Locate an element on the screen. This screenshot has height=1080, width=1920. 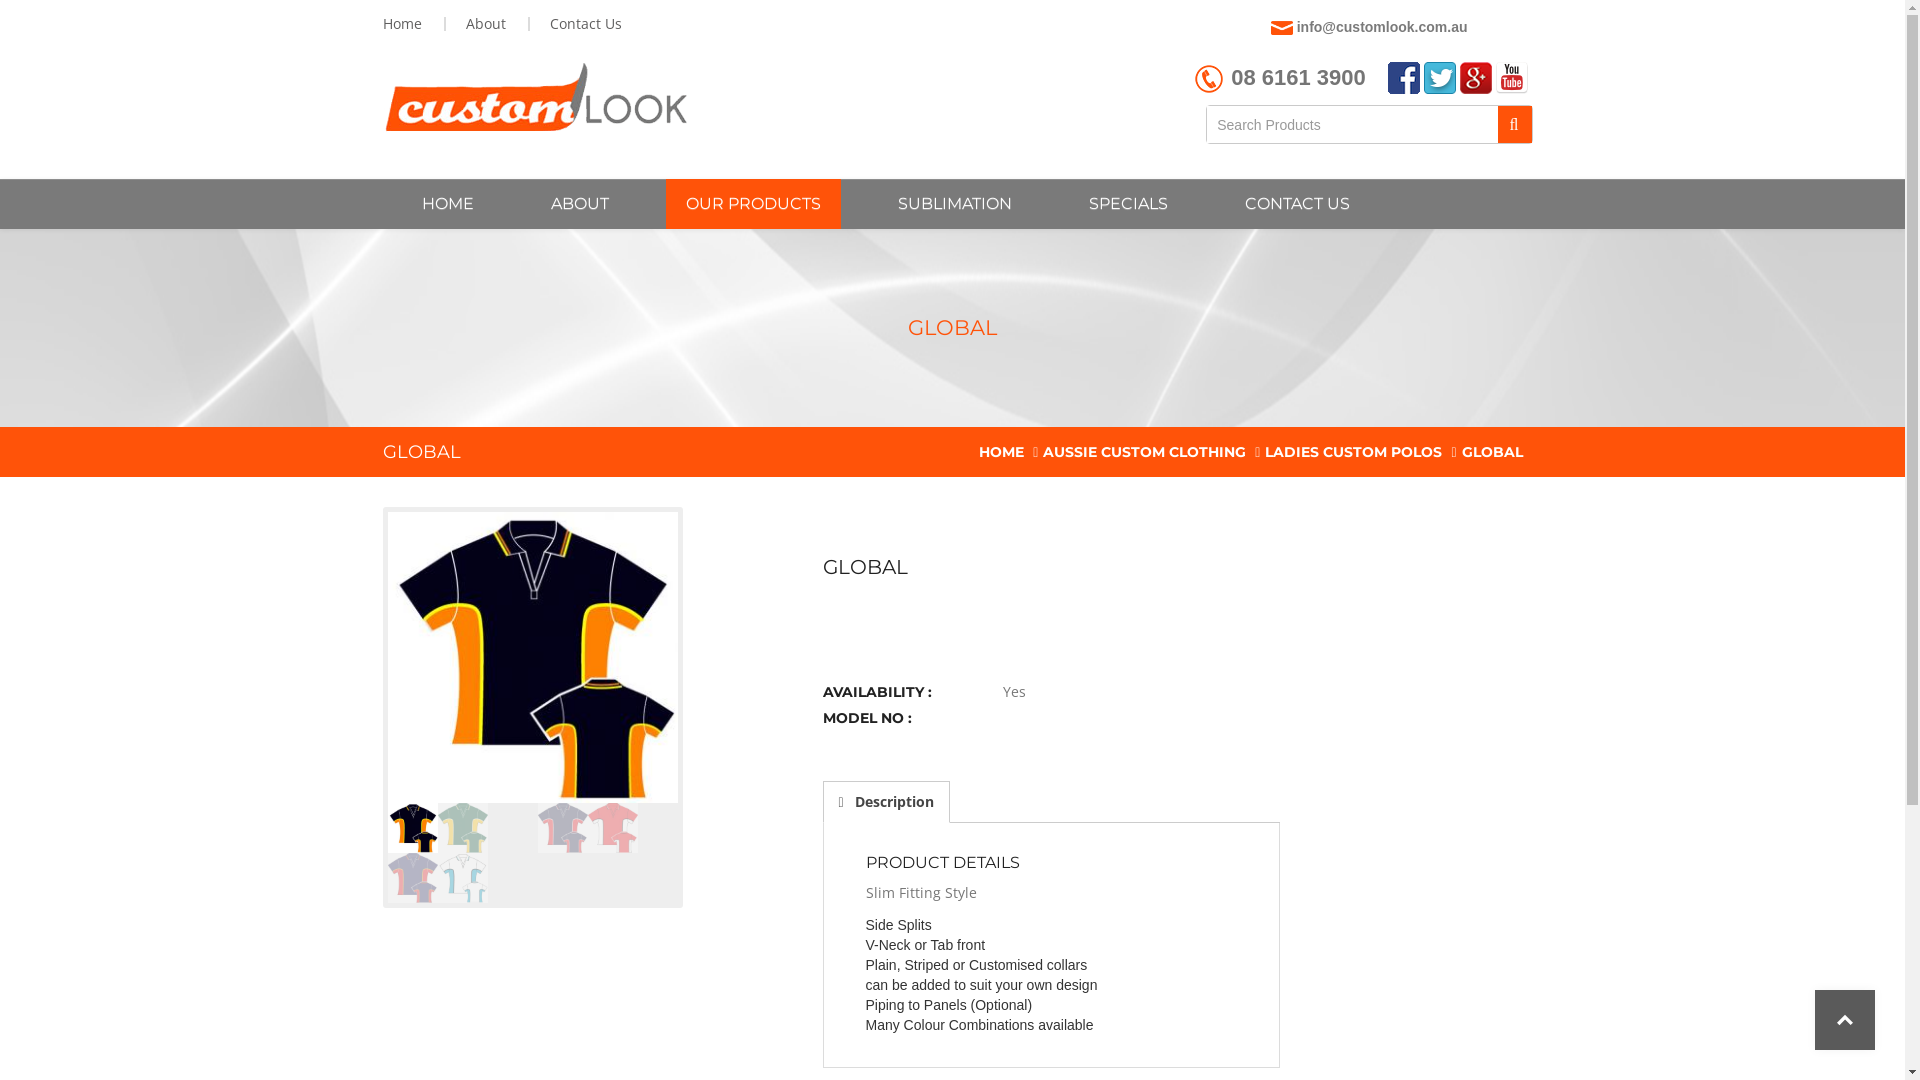
'SUBLIMATION' is located at coordinates (954, 204).